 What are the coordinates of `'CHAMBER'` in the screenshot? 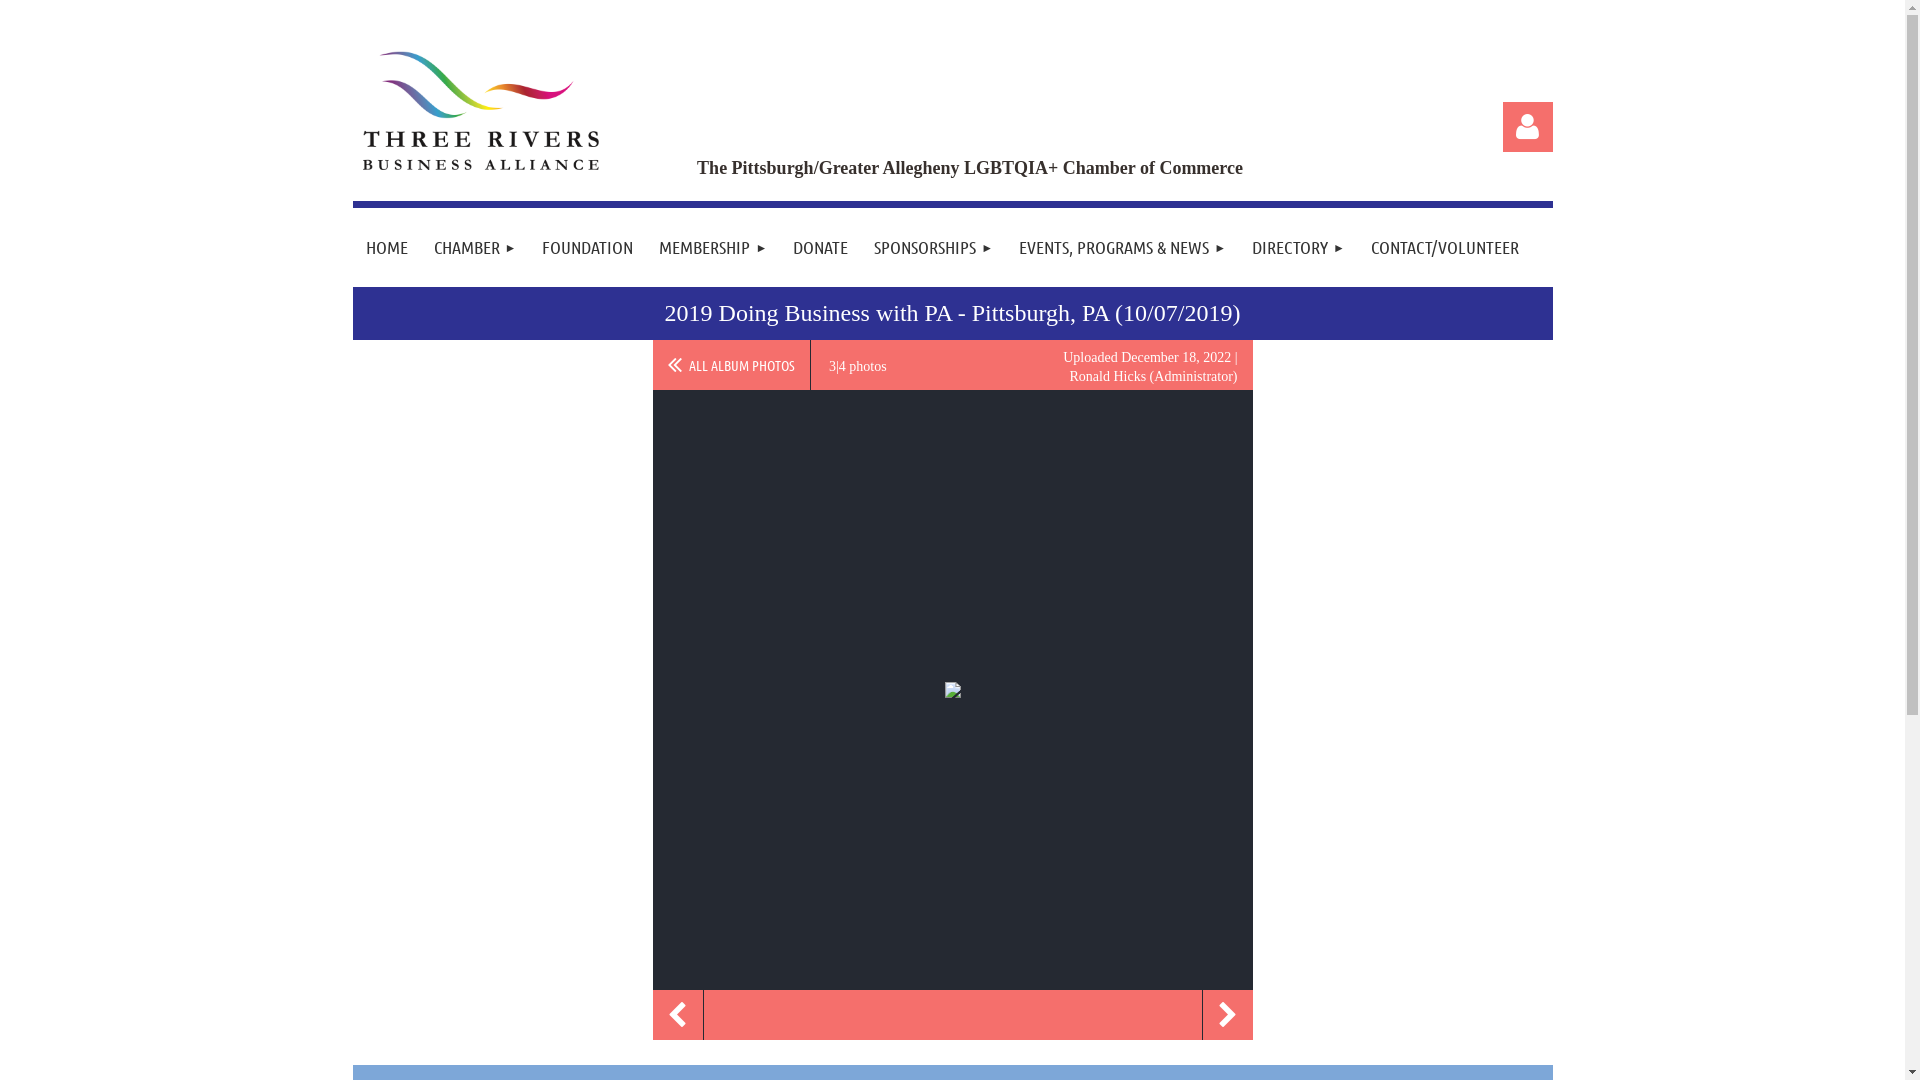 It's located at (473, 246).